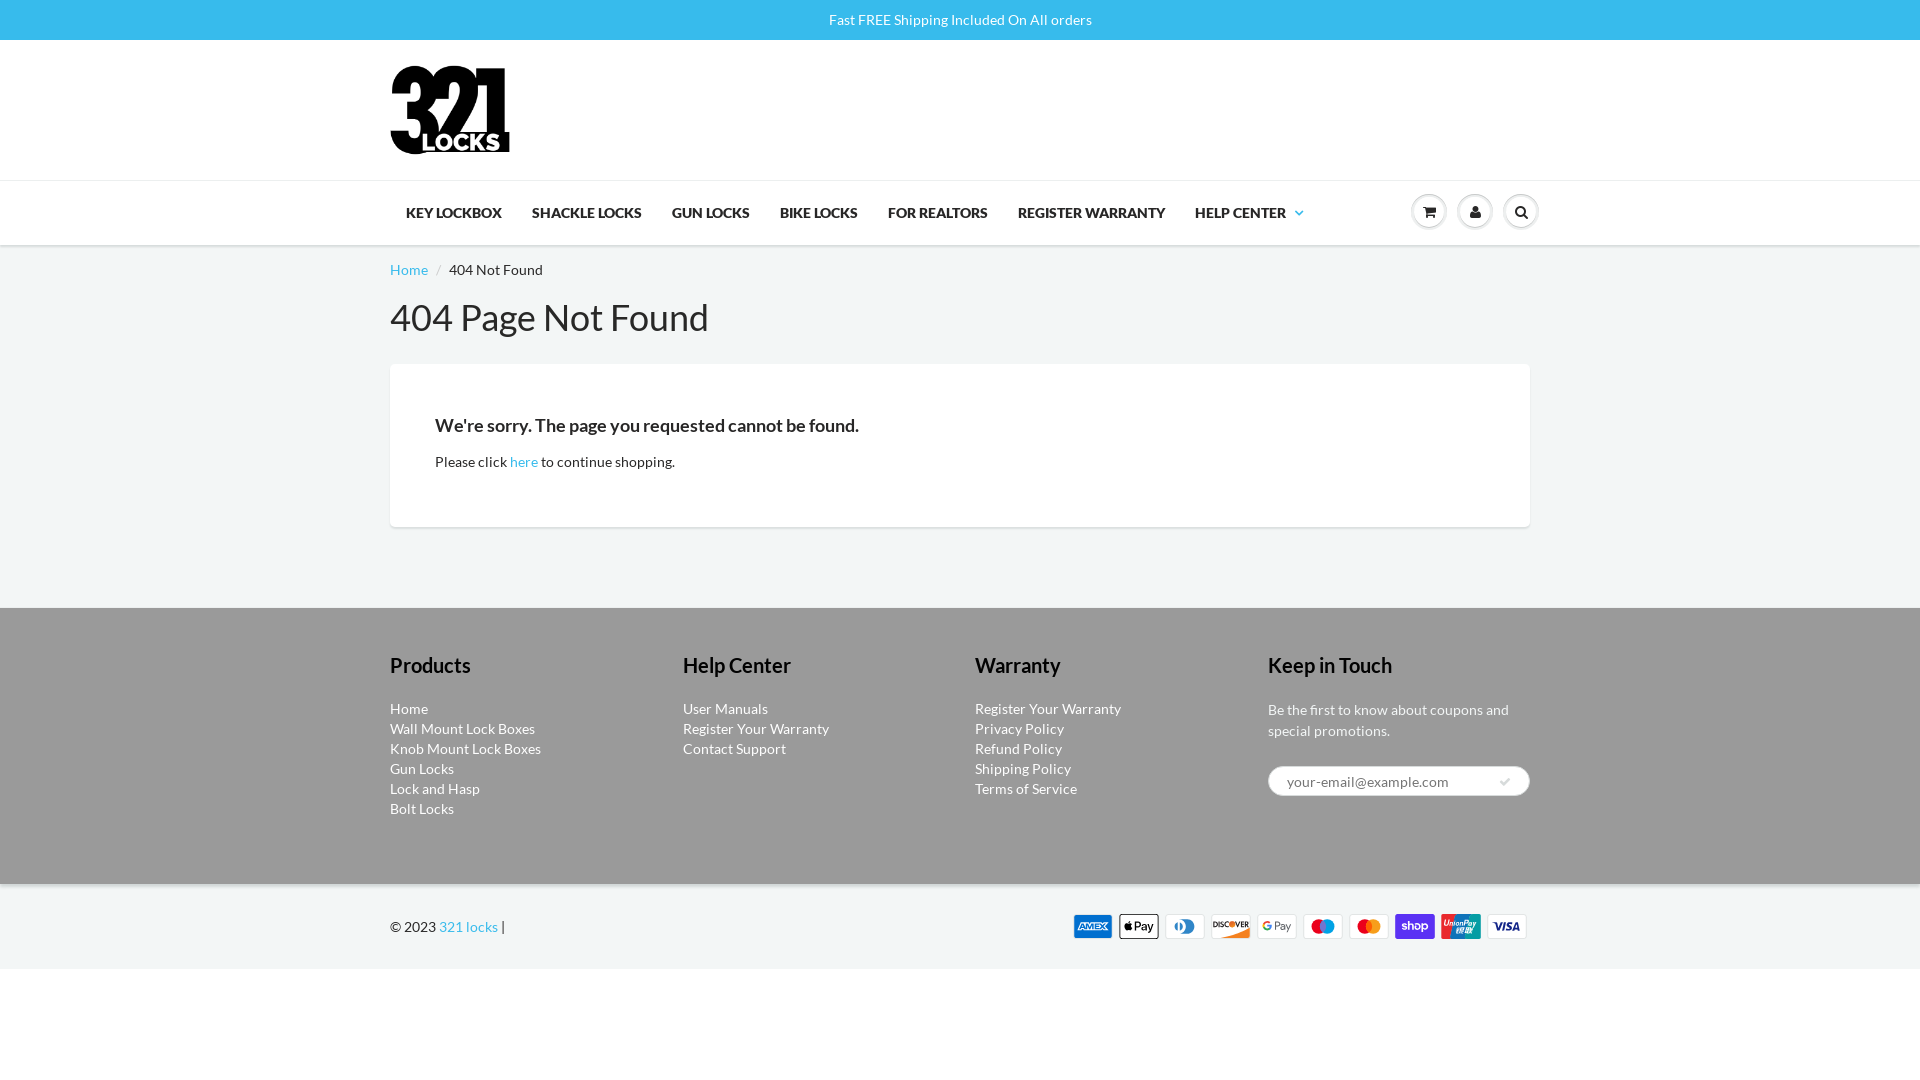  What do you see at coordinates (461, 728) in the screenshot?
I see `'Wall Mount Lock Boxes'` at bounding box center [461, 728].